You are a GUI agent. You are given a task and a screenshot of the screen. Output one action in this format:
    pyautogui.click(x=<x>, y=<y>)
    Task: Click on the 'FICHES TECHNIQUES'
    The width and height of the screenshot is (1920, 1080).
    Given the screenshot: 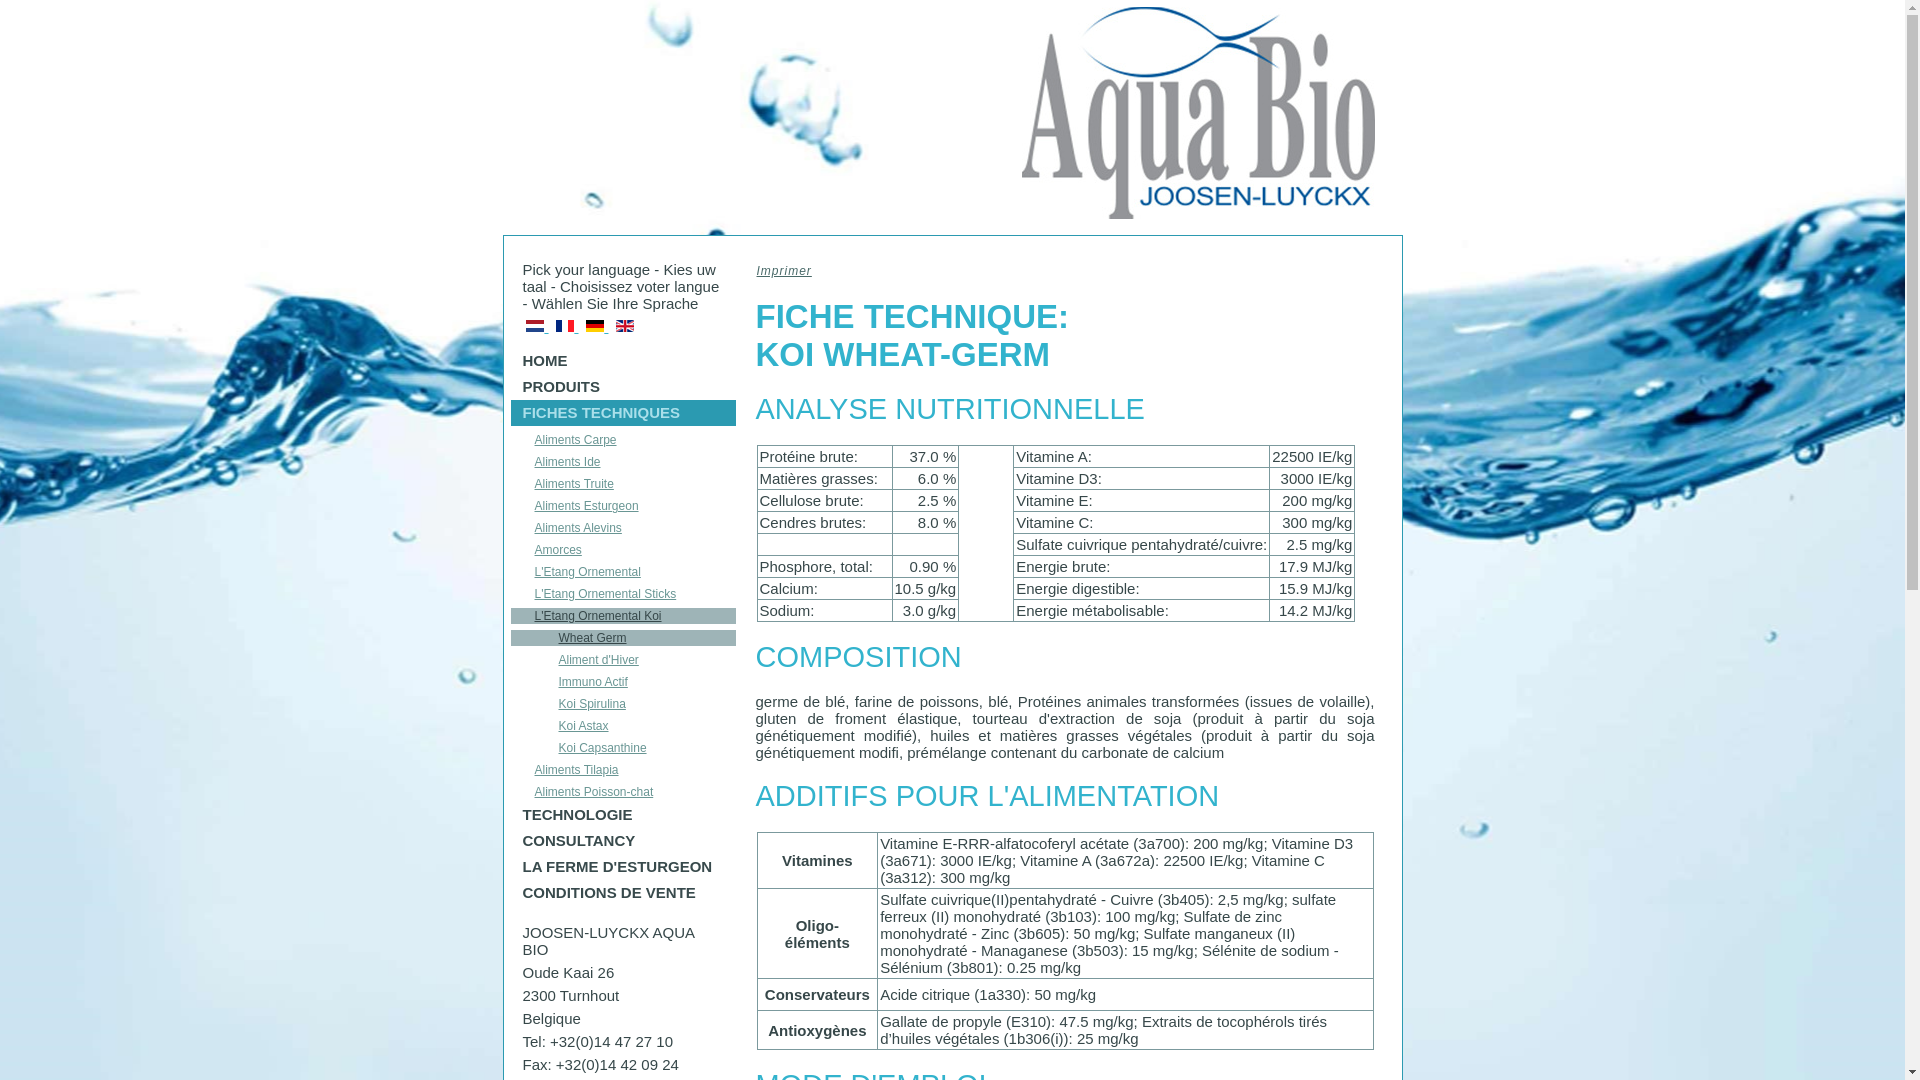 What is the action you would take?
    pyautogui.click(x=509, y=411)
    